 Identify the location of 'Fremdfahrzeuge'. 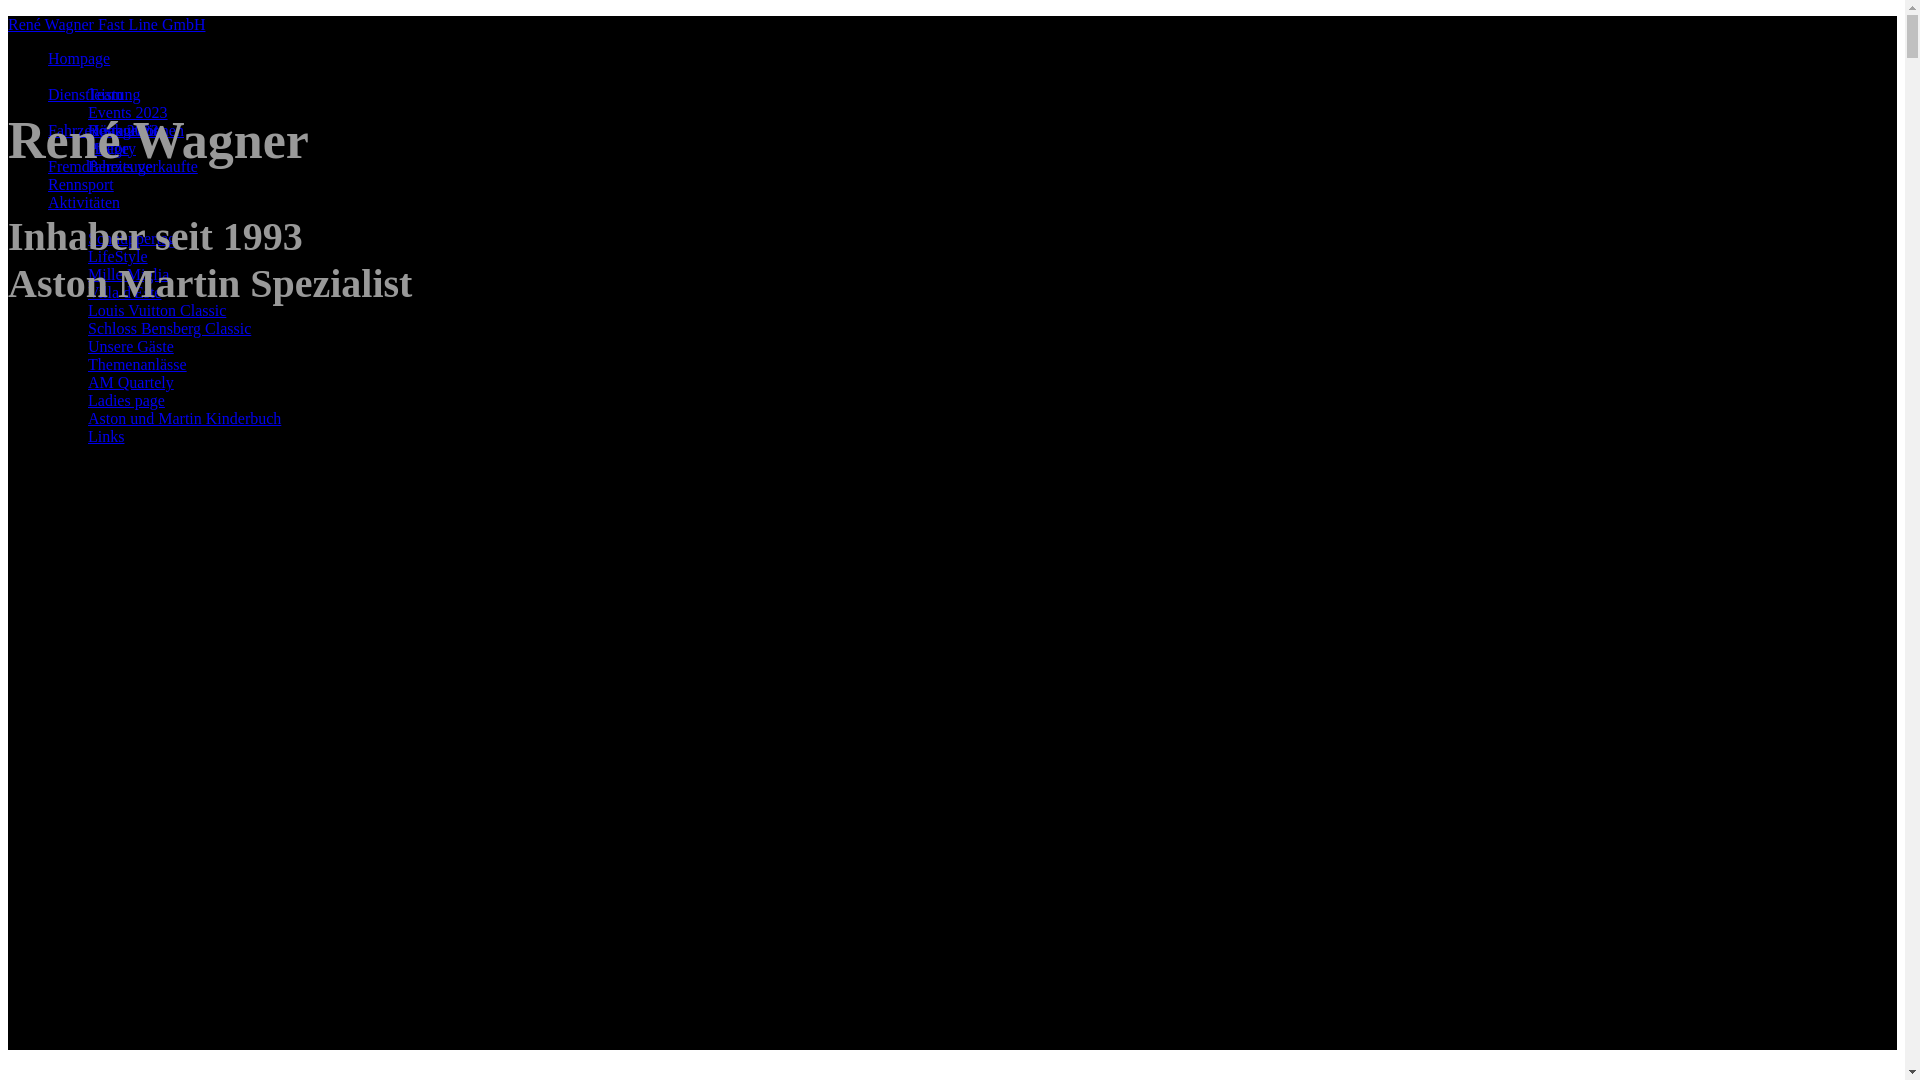
(99, 165).